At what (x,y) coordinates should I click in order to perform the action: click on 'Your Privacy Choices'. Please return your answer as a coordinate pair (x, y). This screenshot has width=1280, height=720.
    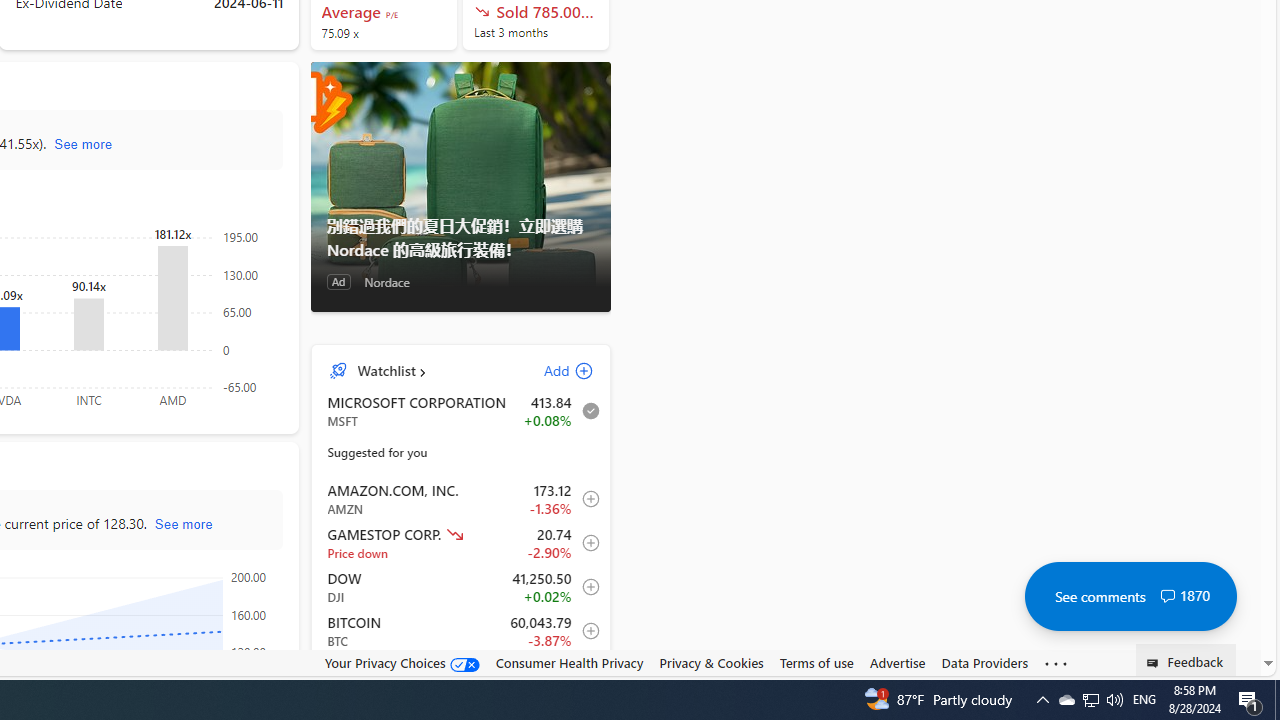
    Looking at the image, I should click on (400, 662).